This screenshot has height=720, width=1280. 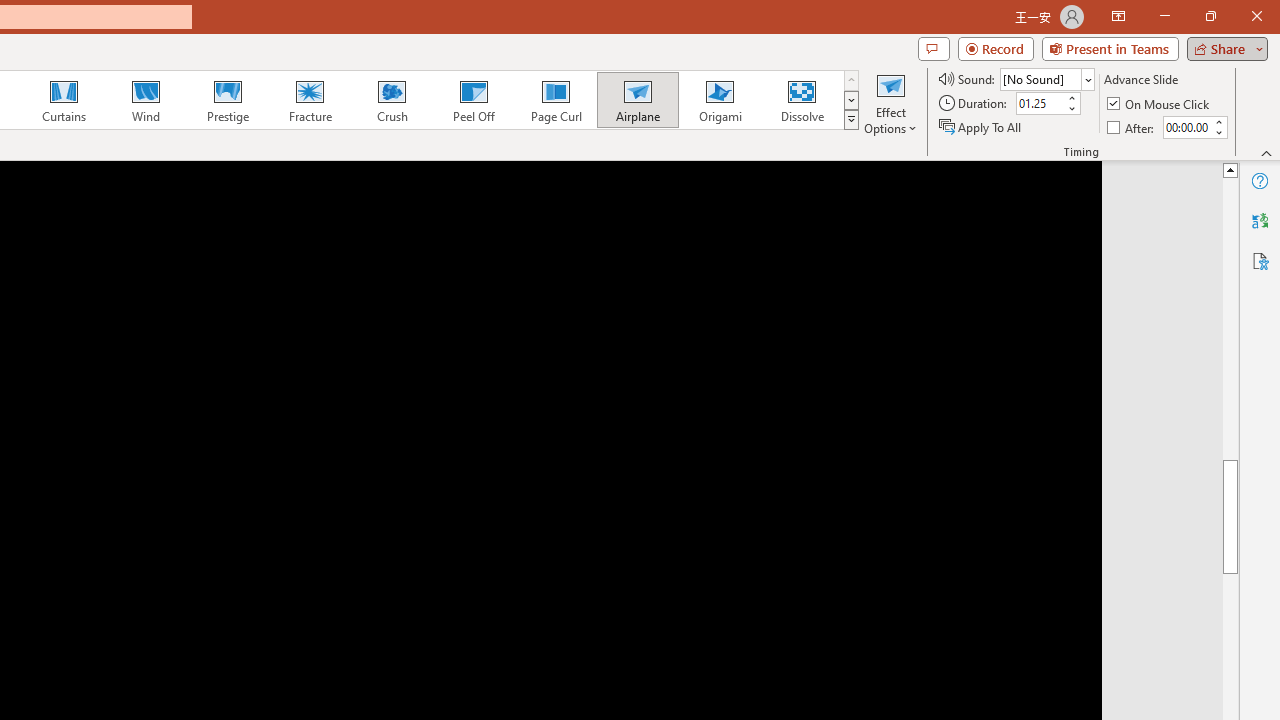 I want to click on 'Prestige', so click(x=227, y=100).